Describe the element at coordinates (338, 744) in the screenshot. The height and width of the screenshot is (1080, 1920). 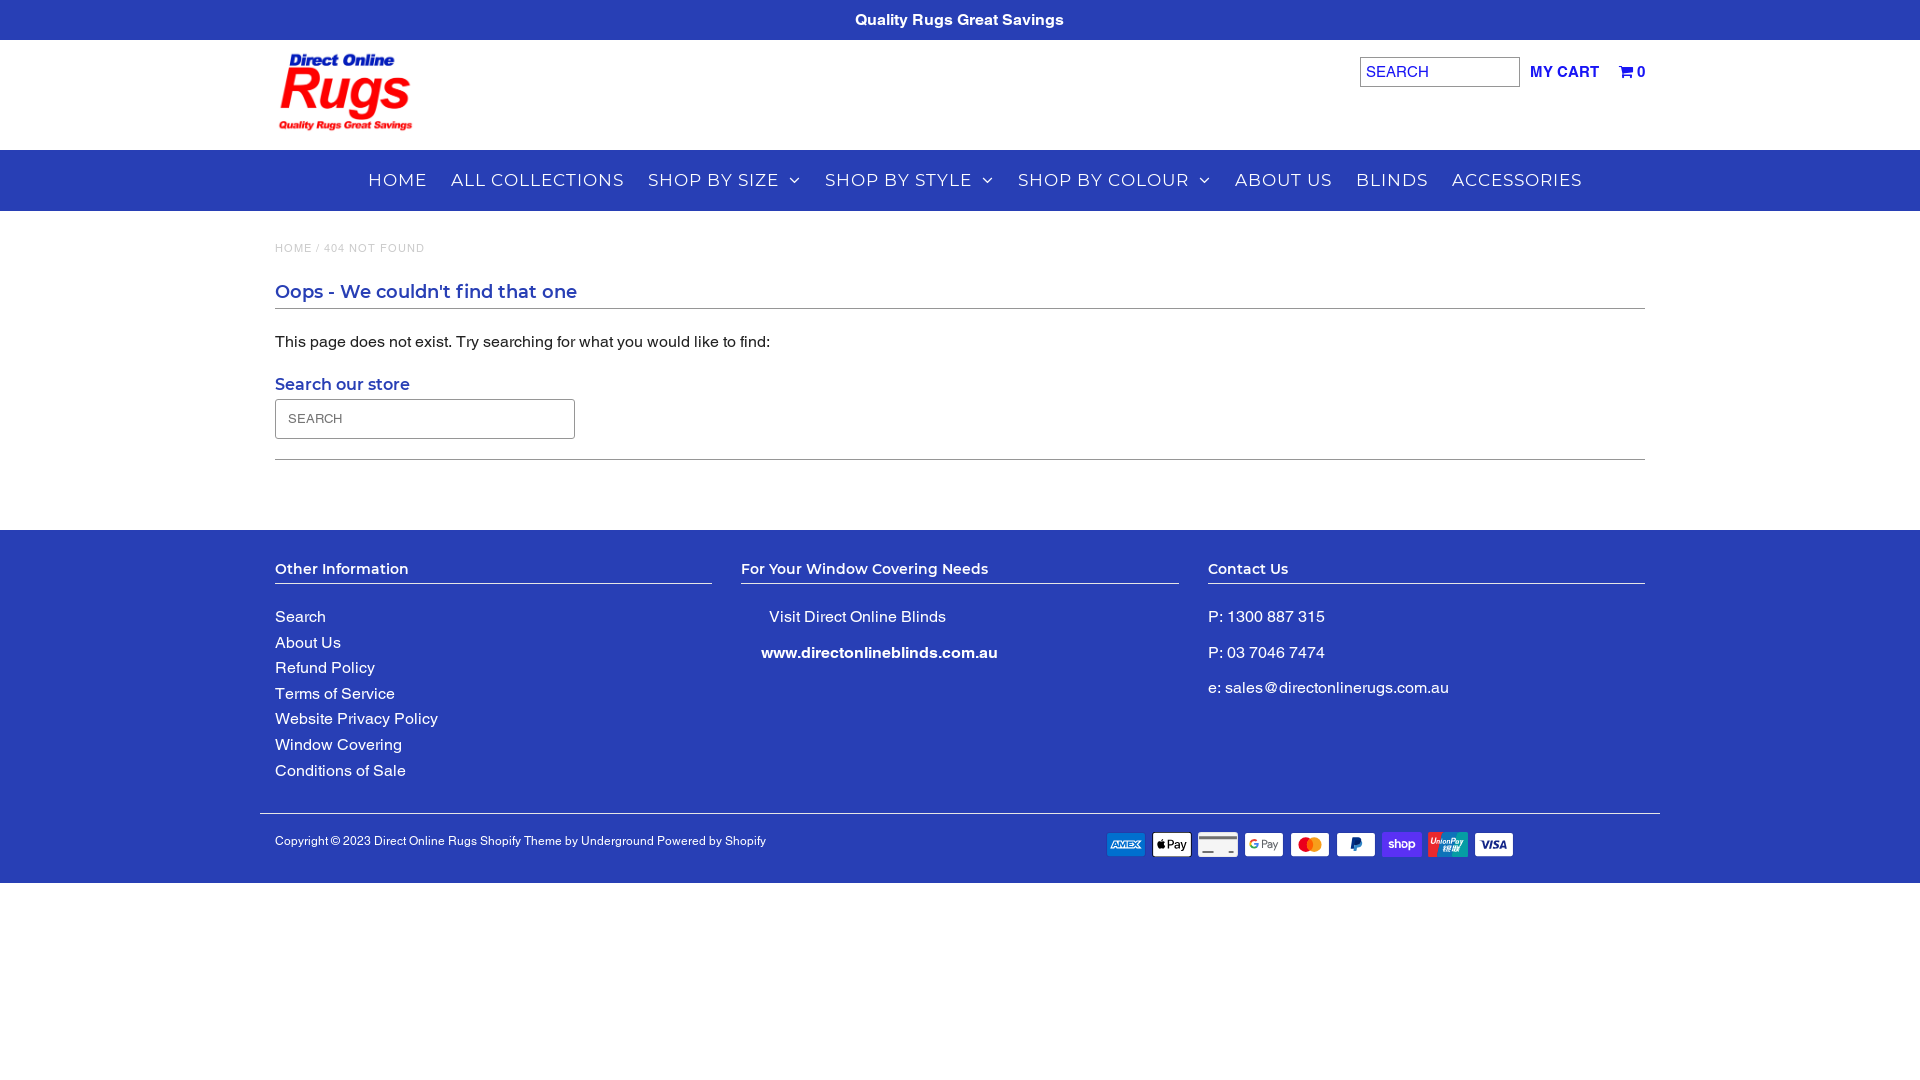
I see `'Window Covering'` at that location.